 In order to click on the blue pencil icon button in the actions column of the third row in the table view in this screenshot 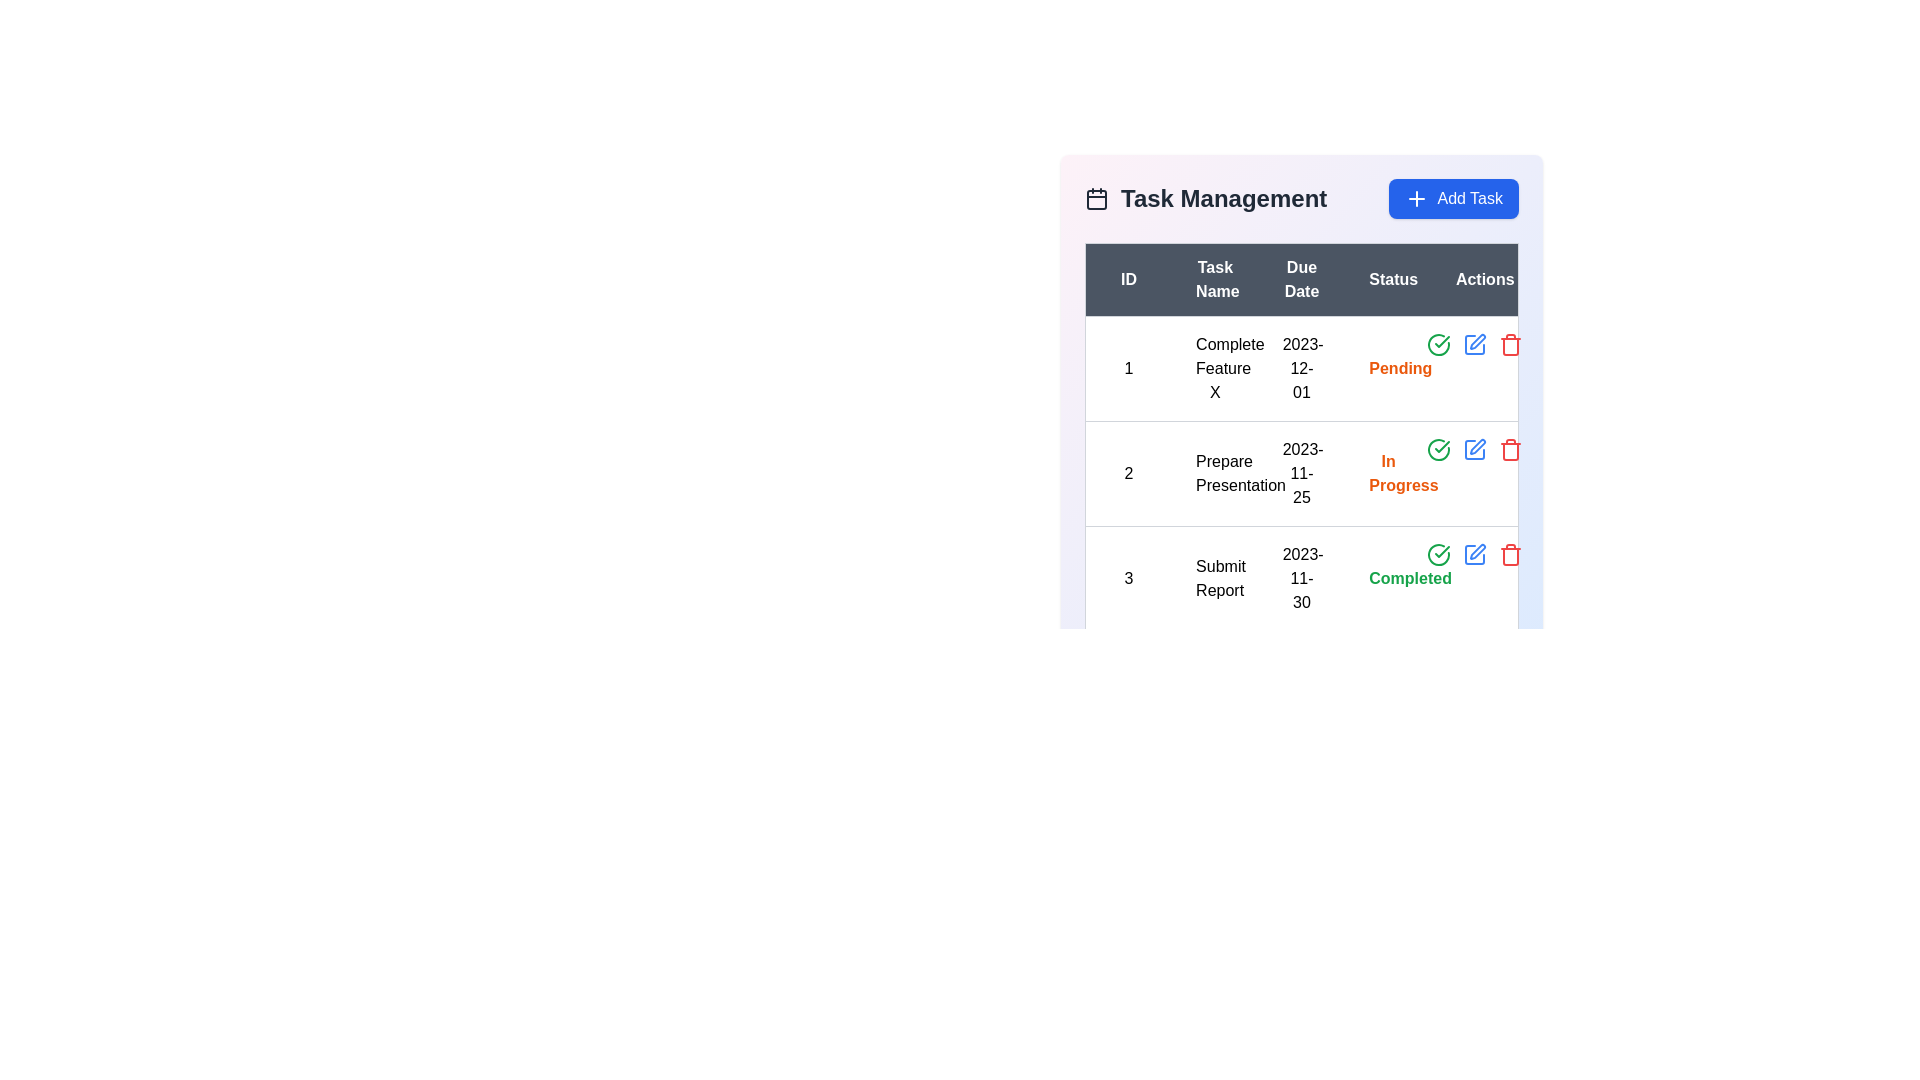, I will do `click(1474, 555)`.